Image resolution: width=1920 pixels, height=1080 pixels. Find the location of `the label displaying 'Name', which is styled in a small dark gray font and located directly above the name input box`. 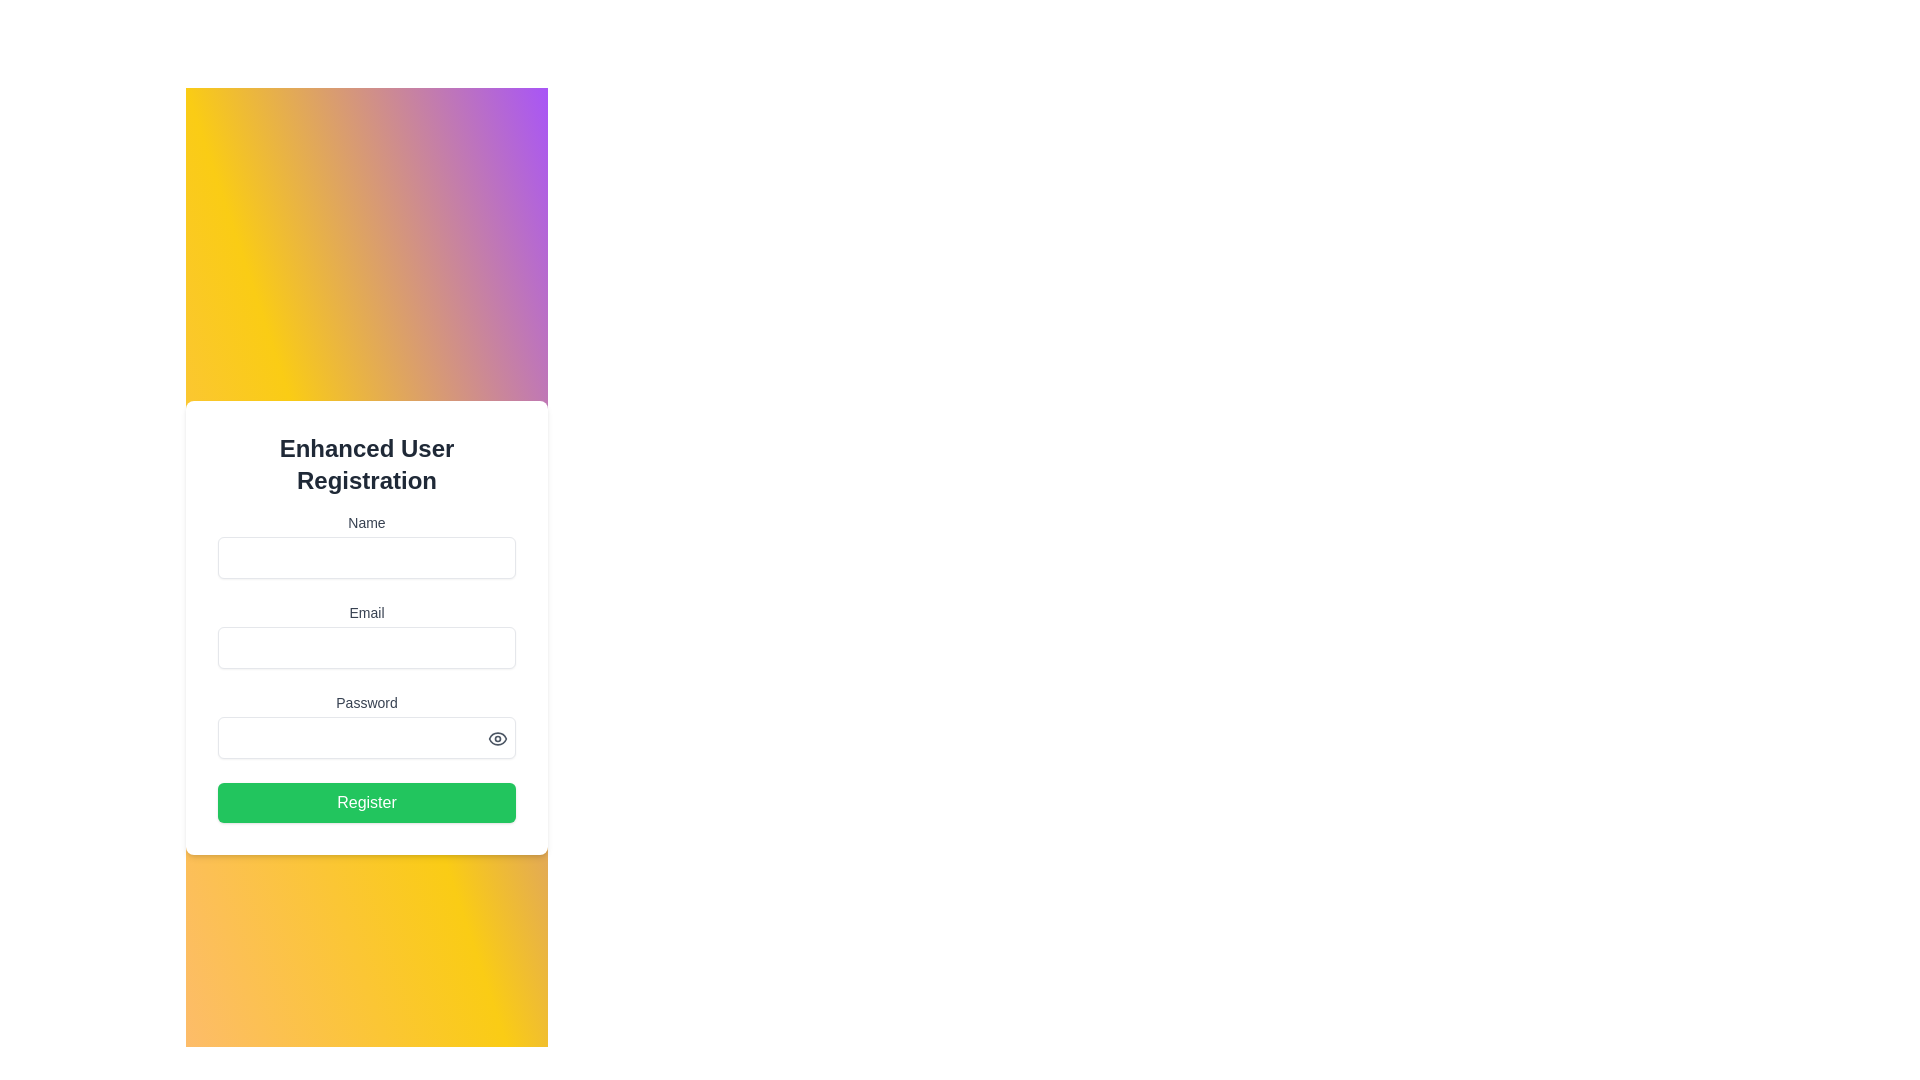

the label displaying 'Name', which is styled in a small dark gray font and located directly above the name input box is located at coordinates (366, 522).